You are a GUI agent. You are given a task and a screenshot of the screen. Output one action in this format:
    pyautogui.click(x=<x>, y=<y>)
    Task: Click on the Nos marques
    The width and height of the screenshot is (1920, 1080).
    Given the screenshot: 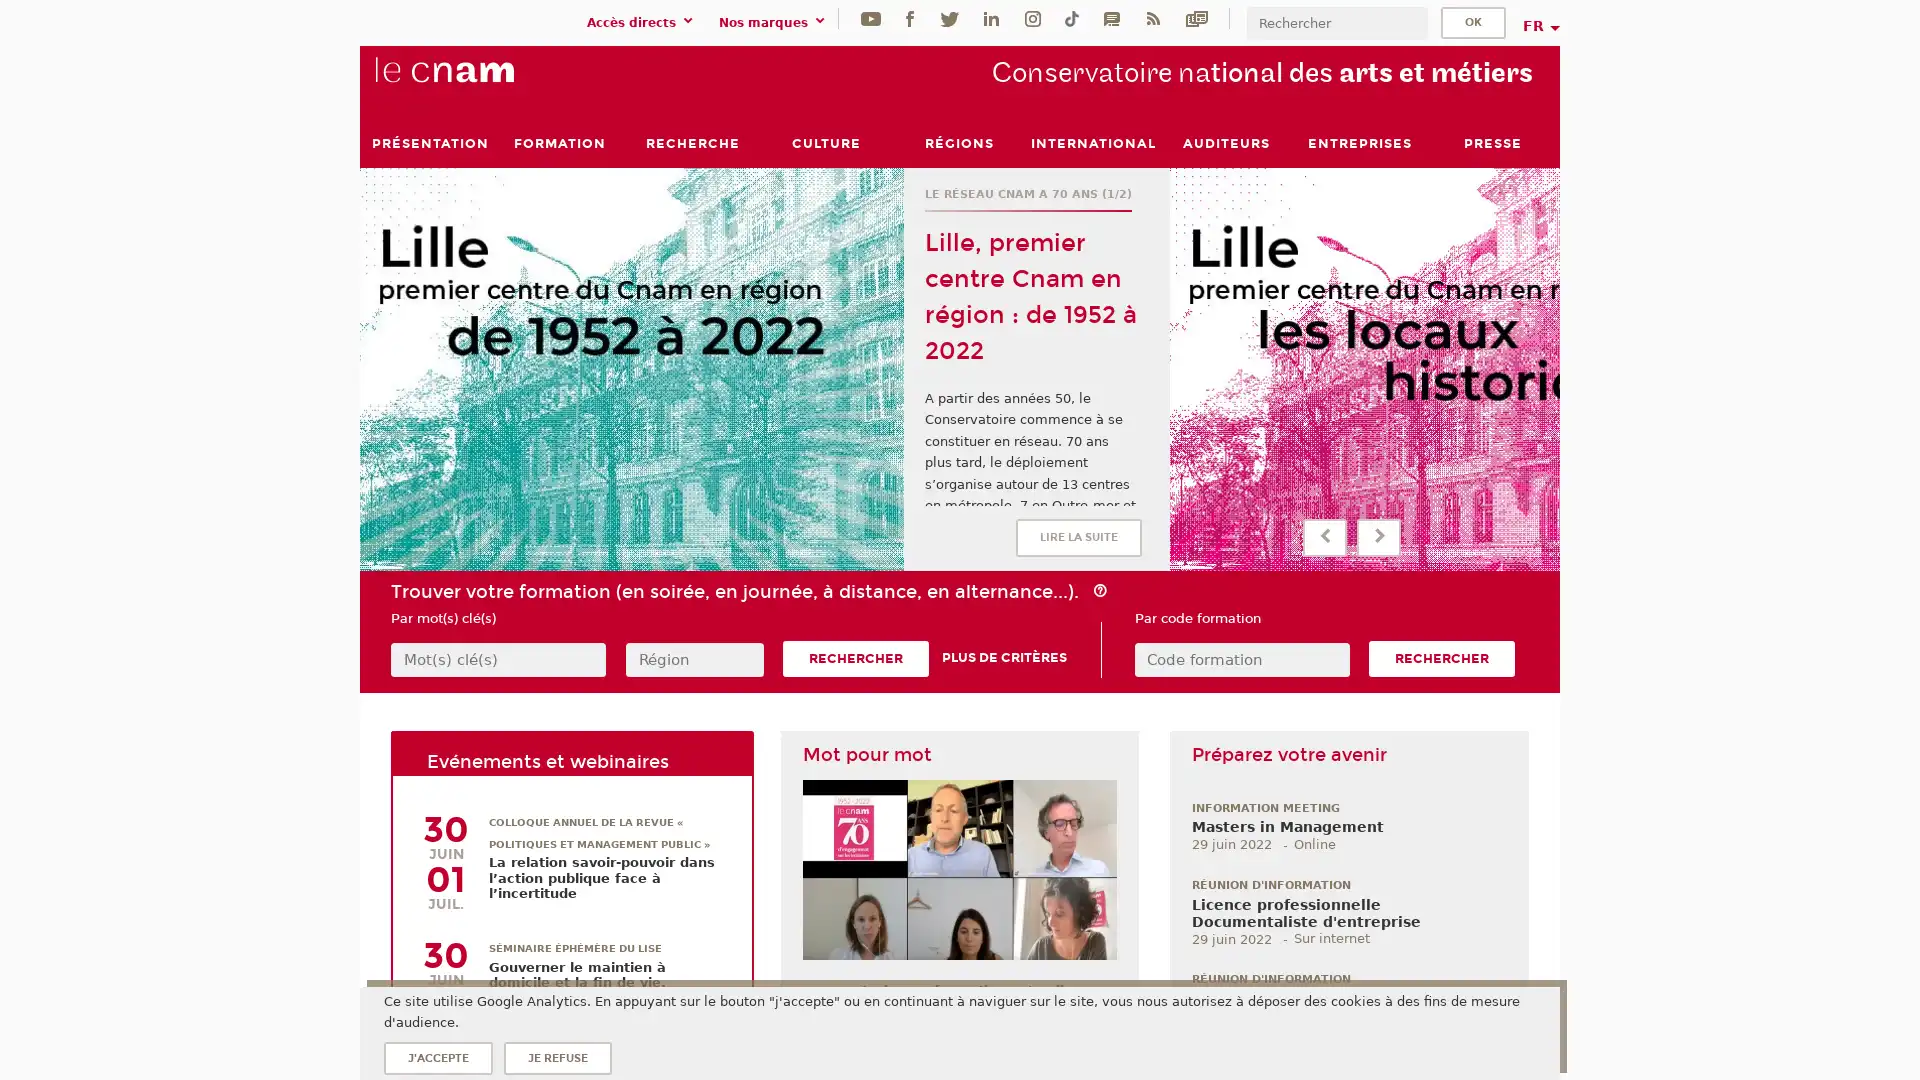 What is the action you would take?
    pyautogui.click(x=774, y=22)
    